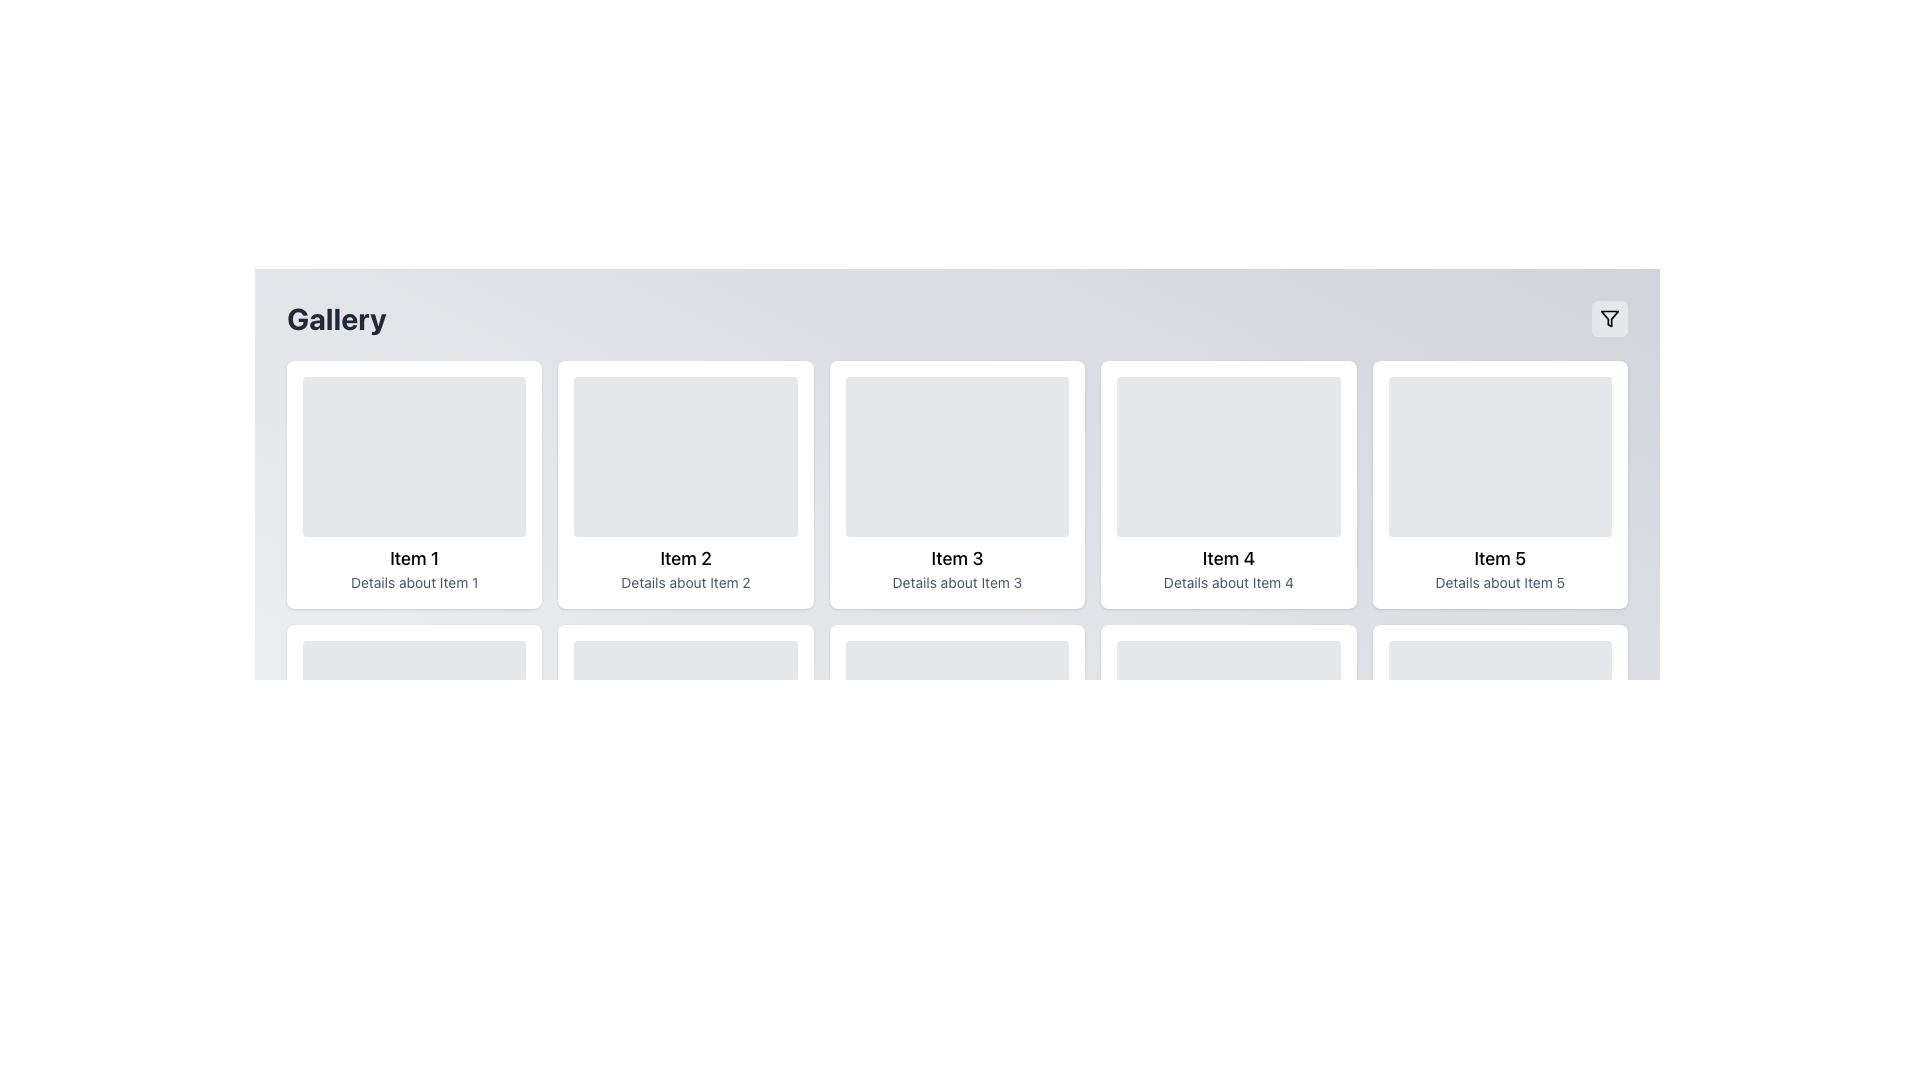 The width and height of the screenshot is (1920, 1080). I want to click on the text label reading 'Item 4' which is centrally aligned above the details text within the fourth card of the gallery grid, so click(1227, 559).